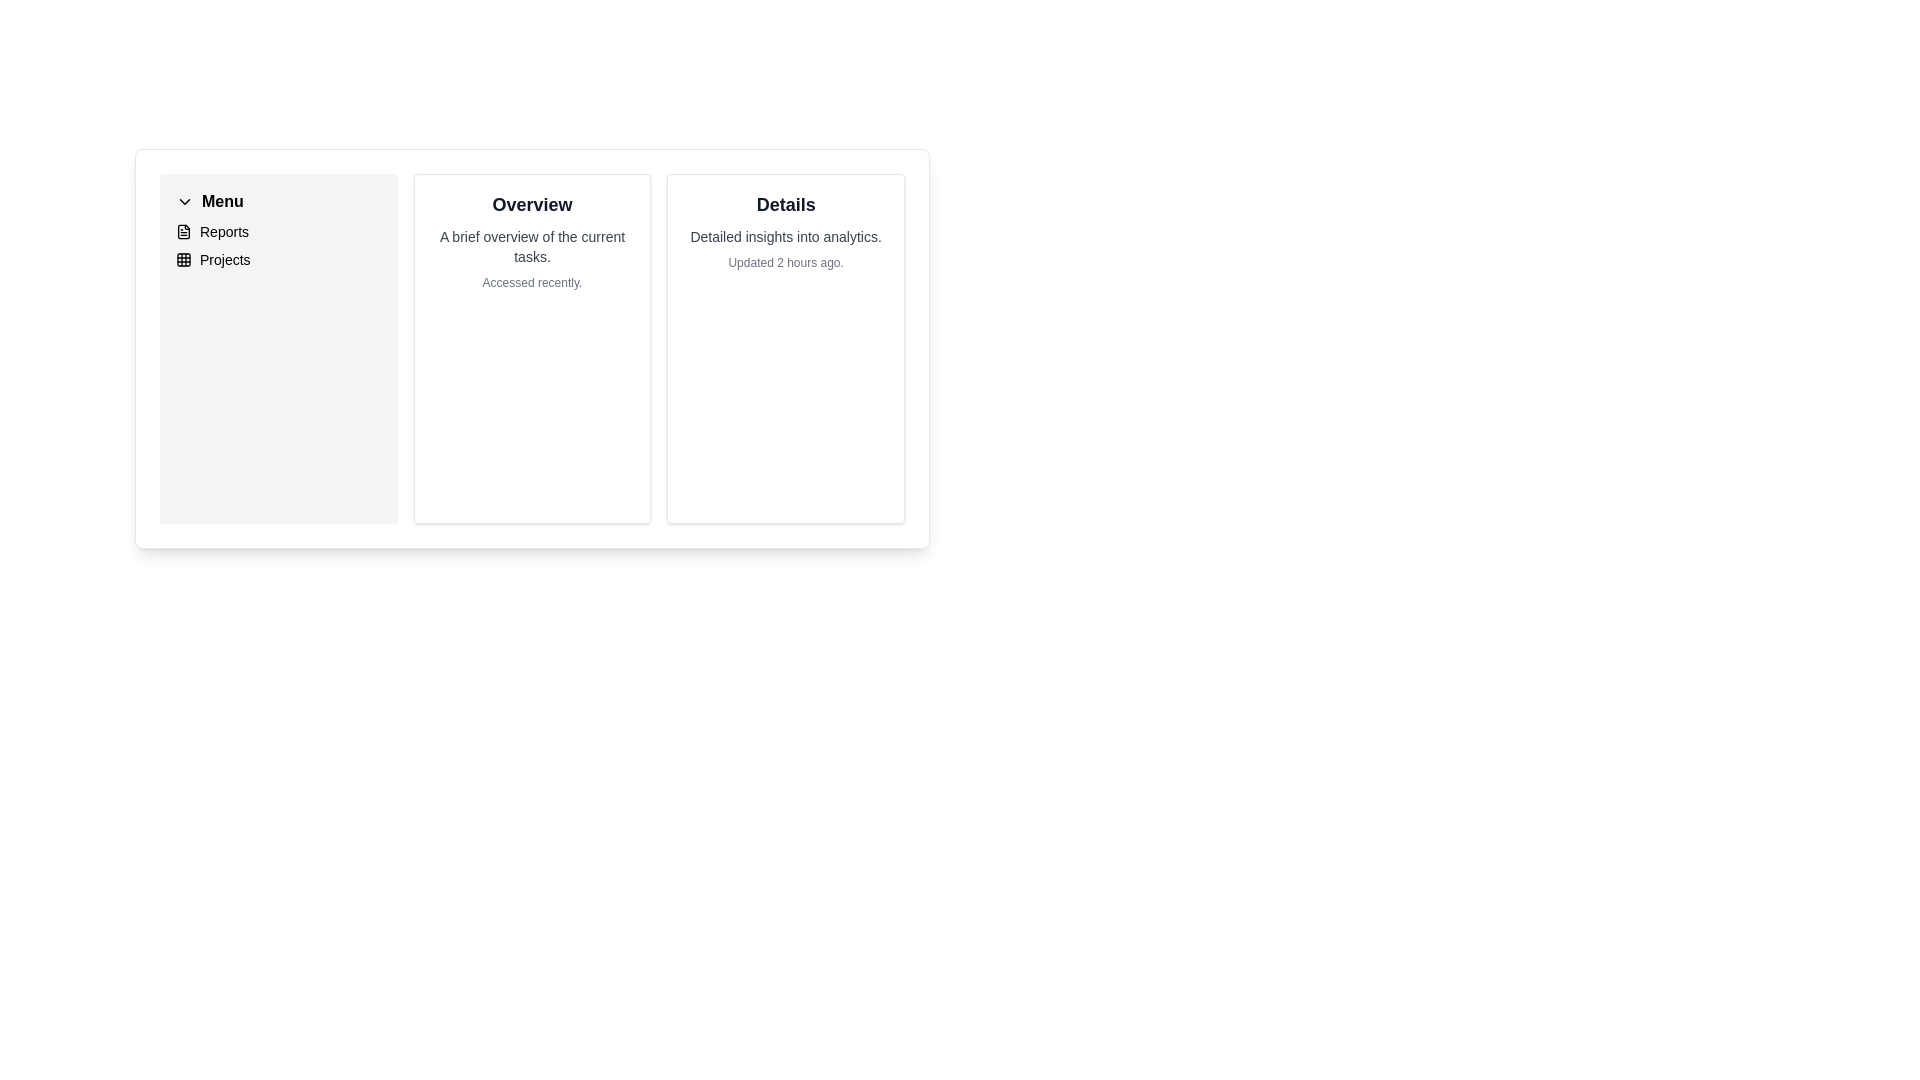 The height and width of the screenshot is (1080, 1920). Describe the element at coordinates (183, 258) in the screenshot. I see `the Square sub-component of the SVG icon located in the top-left corner of the 3x3 grid layout adjacent to the 'Projects' text under the 'Menu' section` at that location.